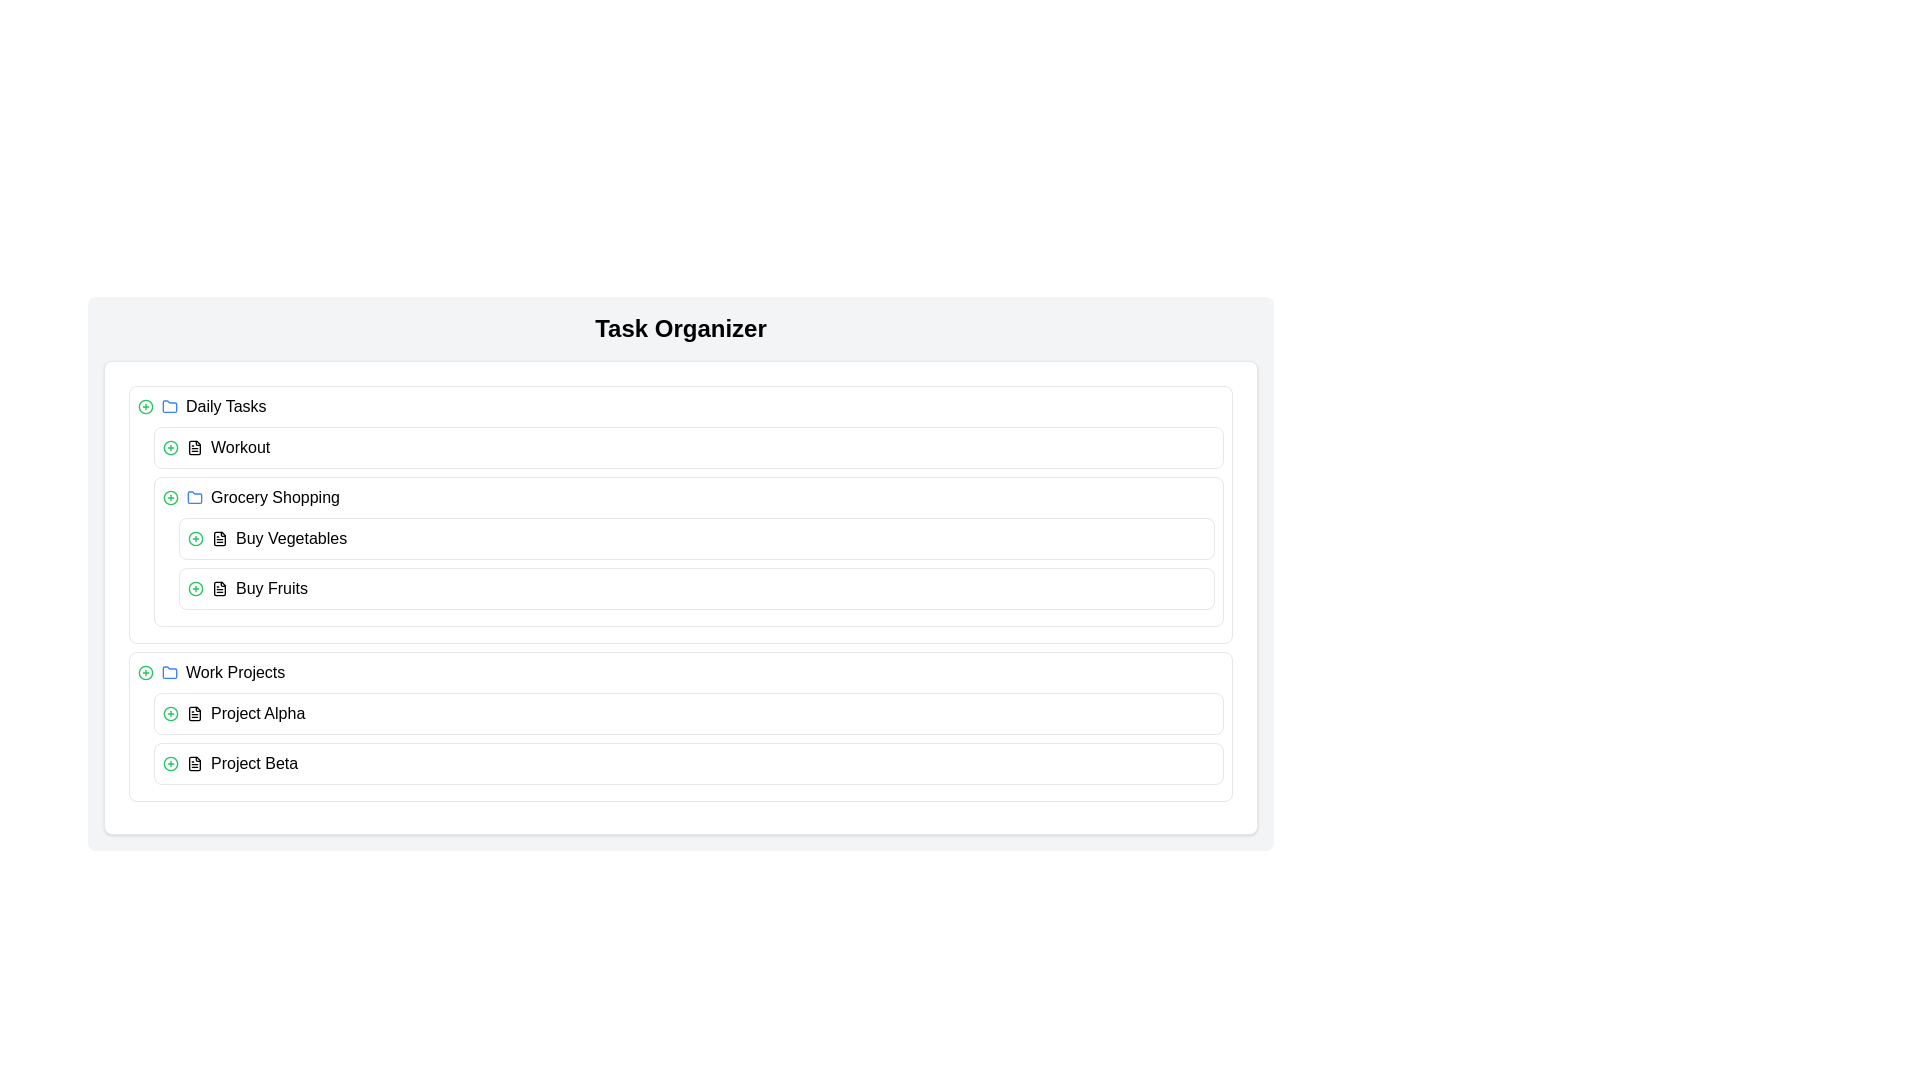  I want to click on the circular icon representing a plus sign, which is part of the interactive feature for adding items next to the 'Grocery Shopping' category, so click(171, 496).